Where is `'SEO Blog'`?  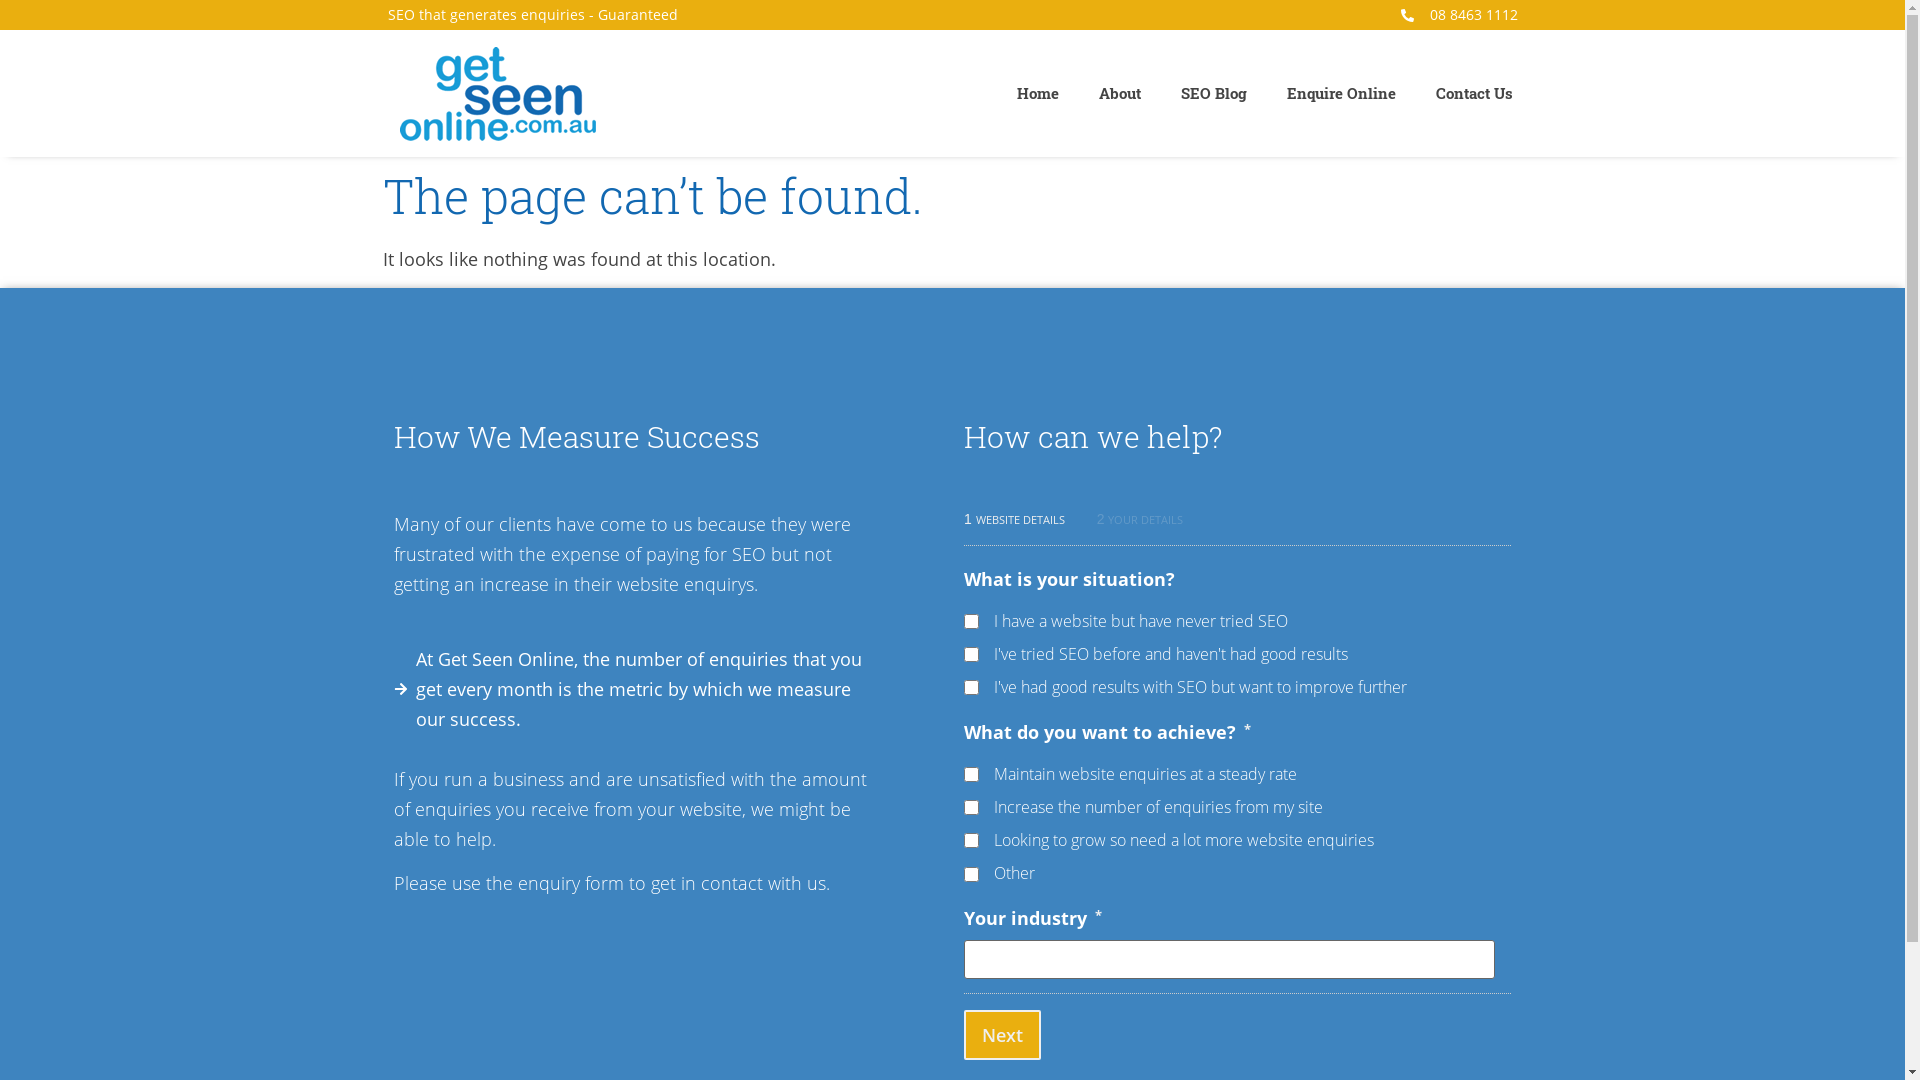 'SEO Blog' is located at coordinates (1212, 93).